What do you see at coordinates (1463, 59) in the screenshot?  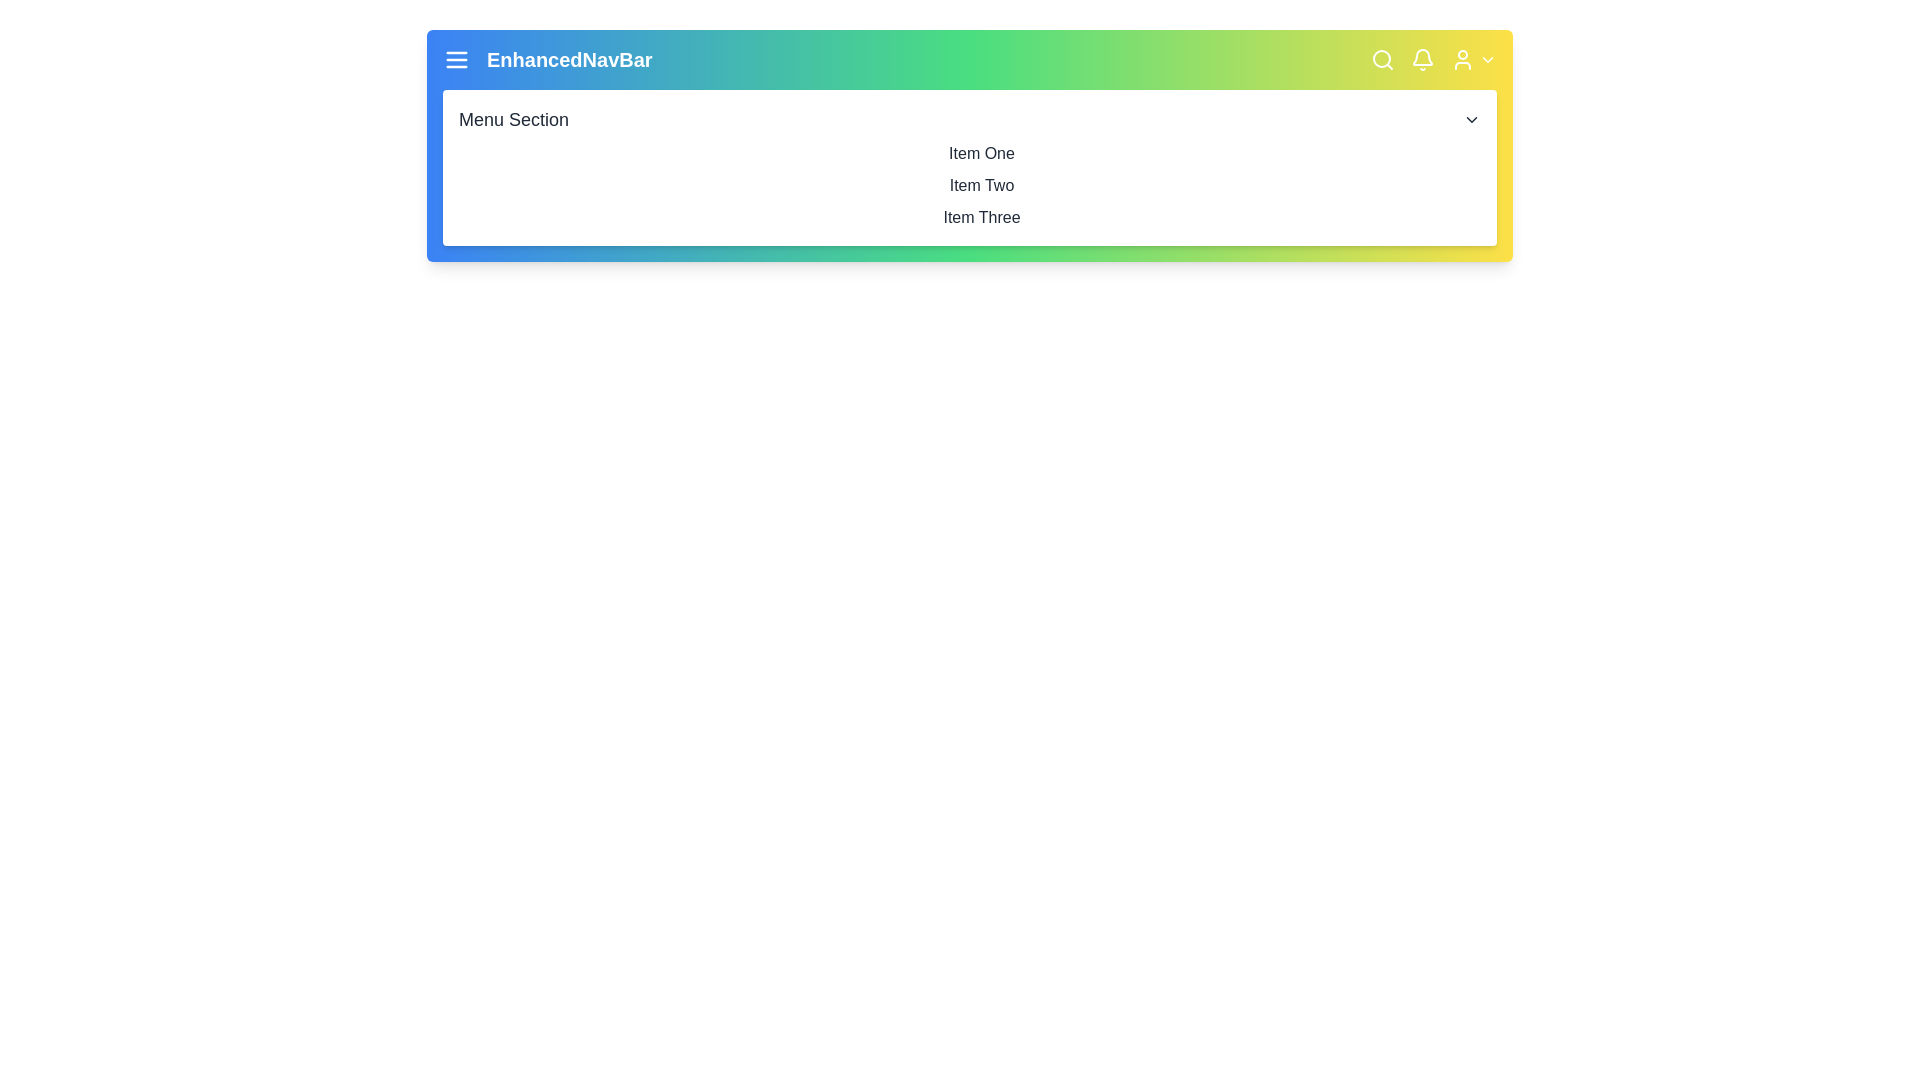 I see `the user profile icon to access user options` at bounding box center [1463, 59].